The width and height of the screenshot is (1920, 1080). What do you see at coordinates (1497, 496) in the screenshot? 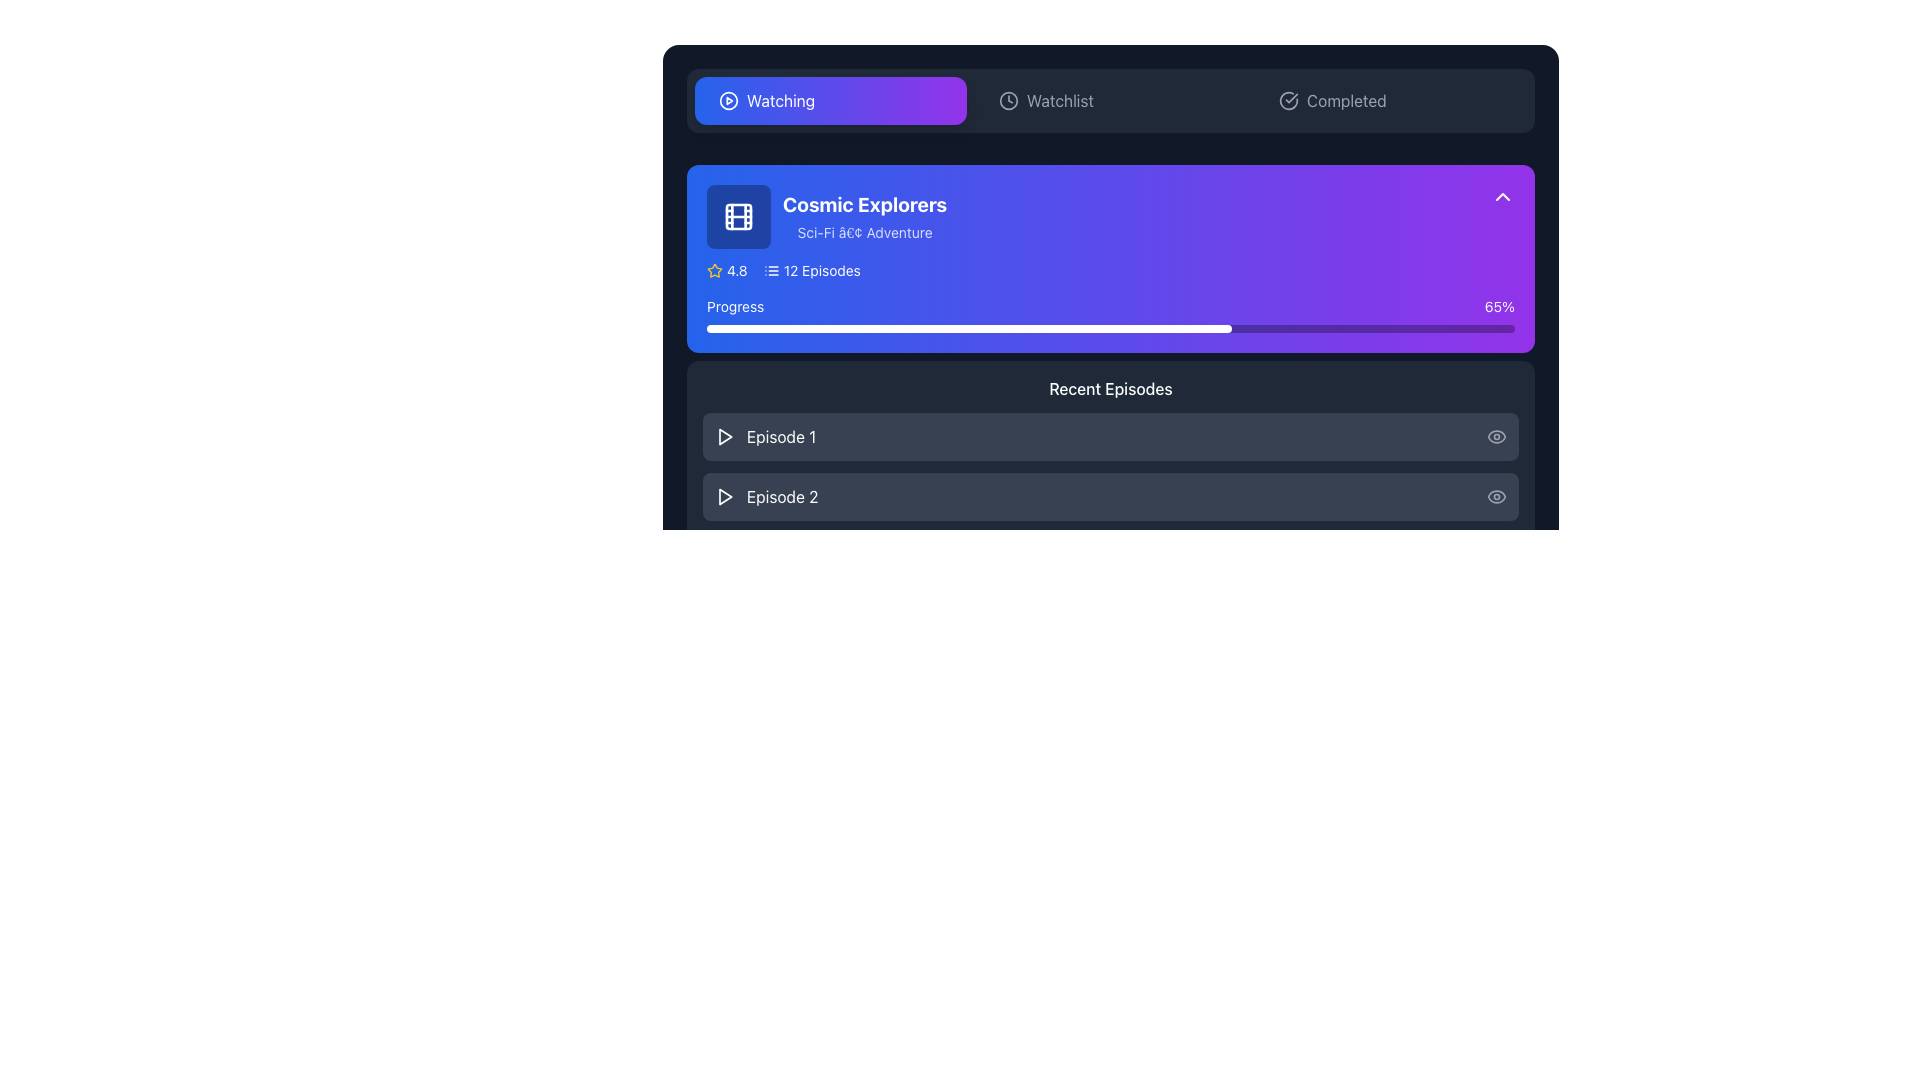
I see `the visibility icon located near the right edge of the row labeled 'Episode 2', which serves as an indicator for view-related actions` at bounding box center [1497, 496].